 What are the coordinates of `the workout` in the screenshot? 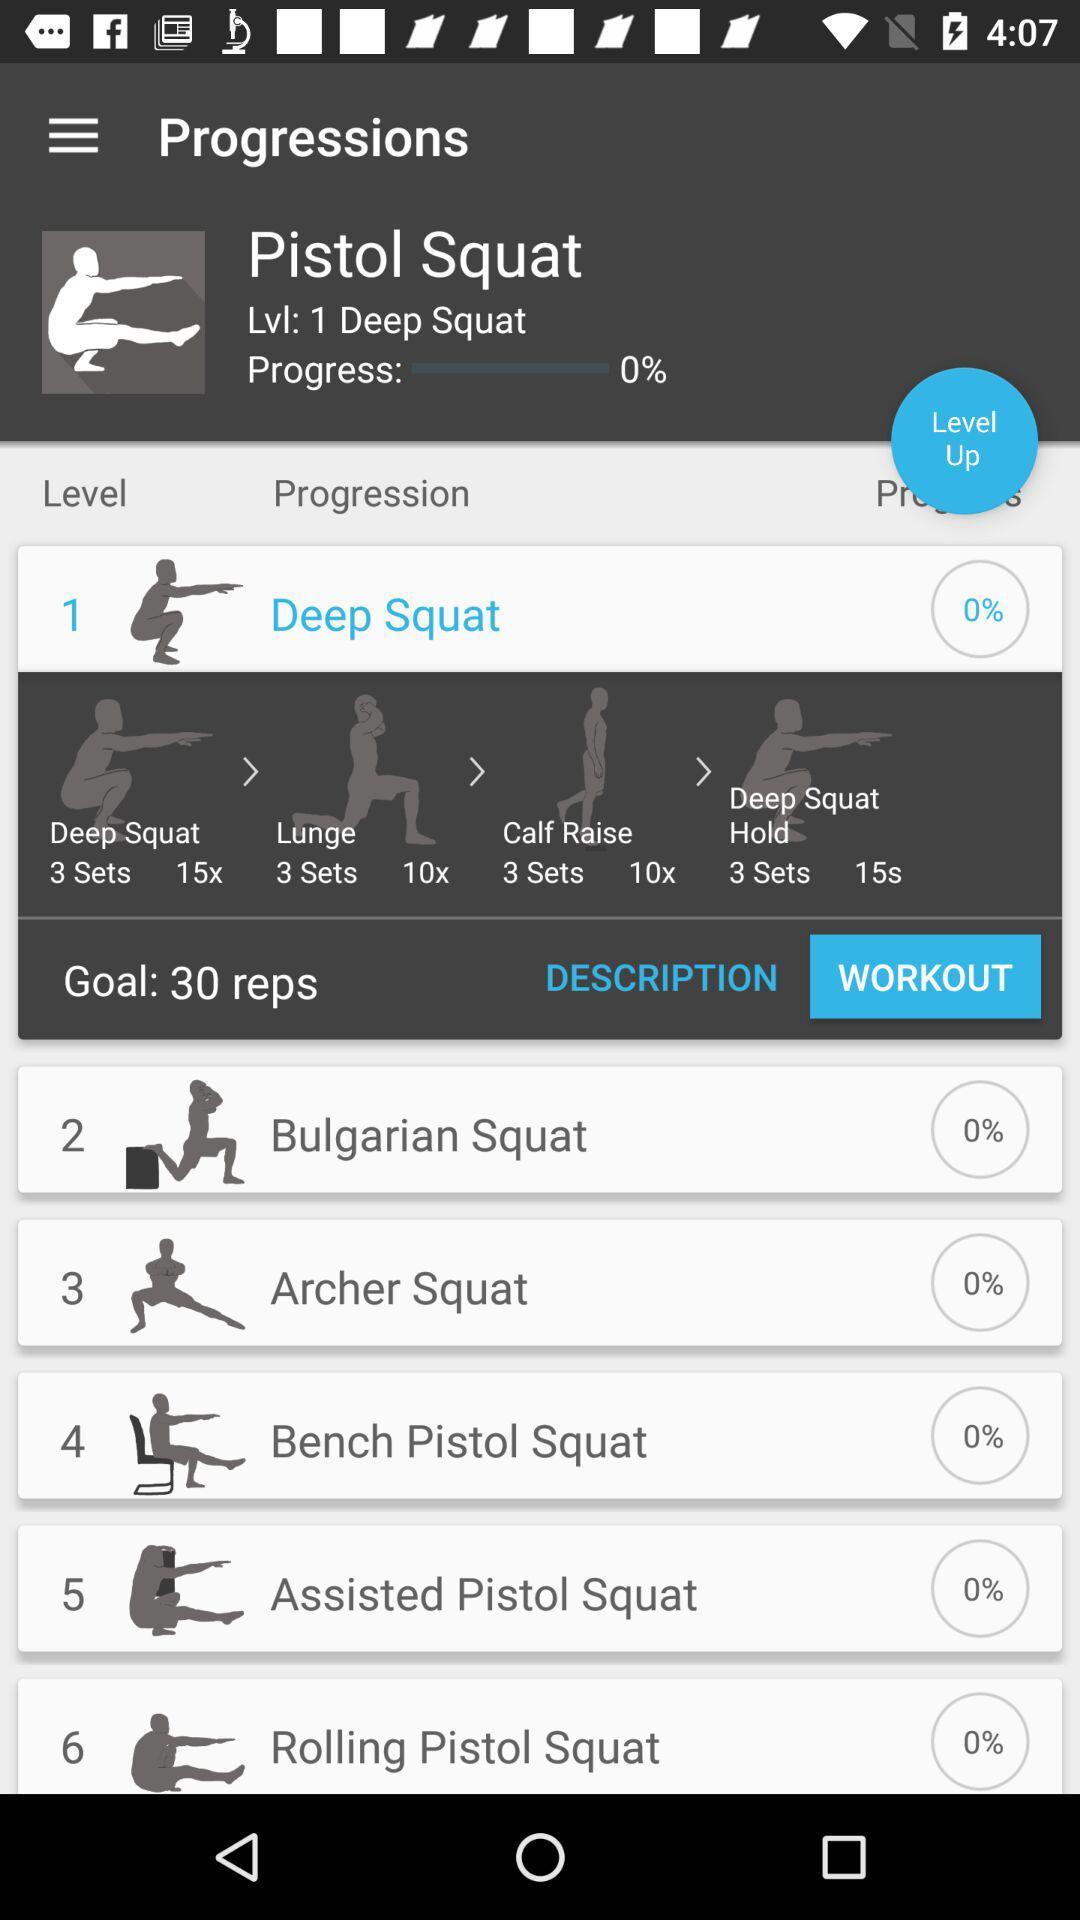 It's located at (925, 976).